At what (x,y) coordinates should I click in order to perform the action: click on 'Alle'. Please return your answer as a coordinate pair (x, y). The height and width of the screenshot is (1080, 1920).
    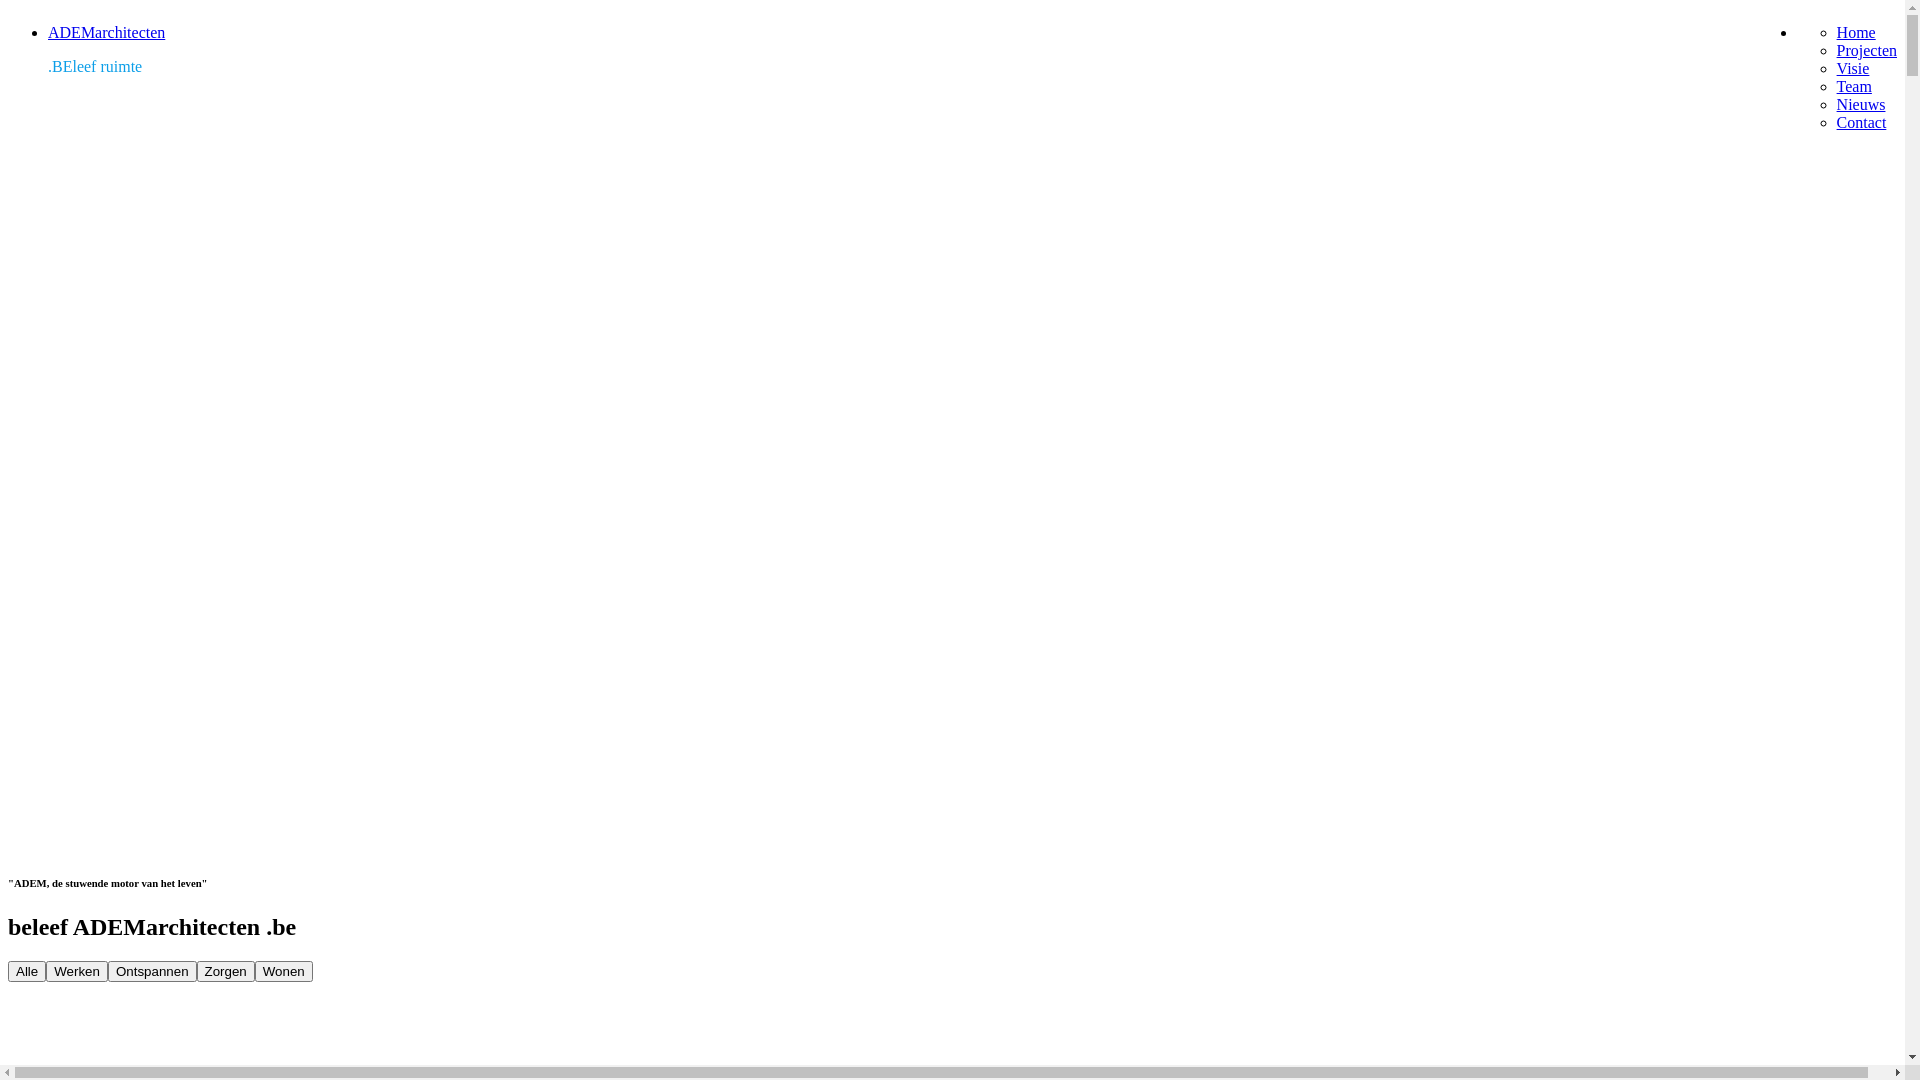
    Looking at the image, I should click on (27, 970).